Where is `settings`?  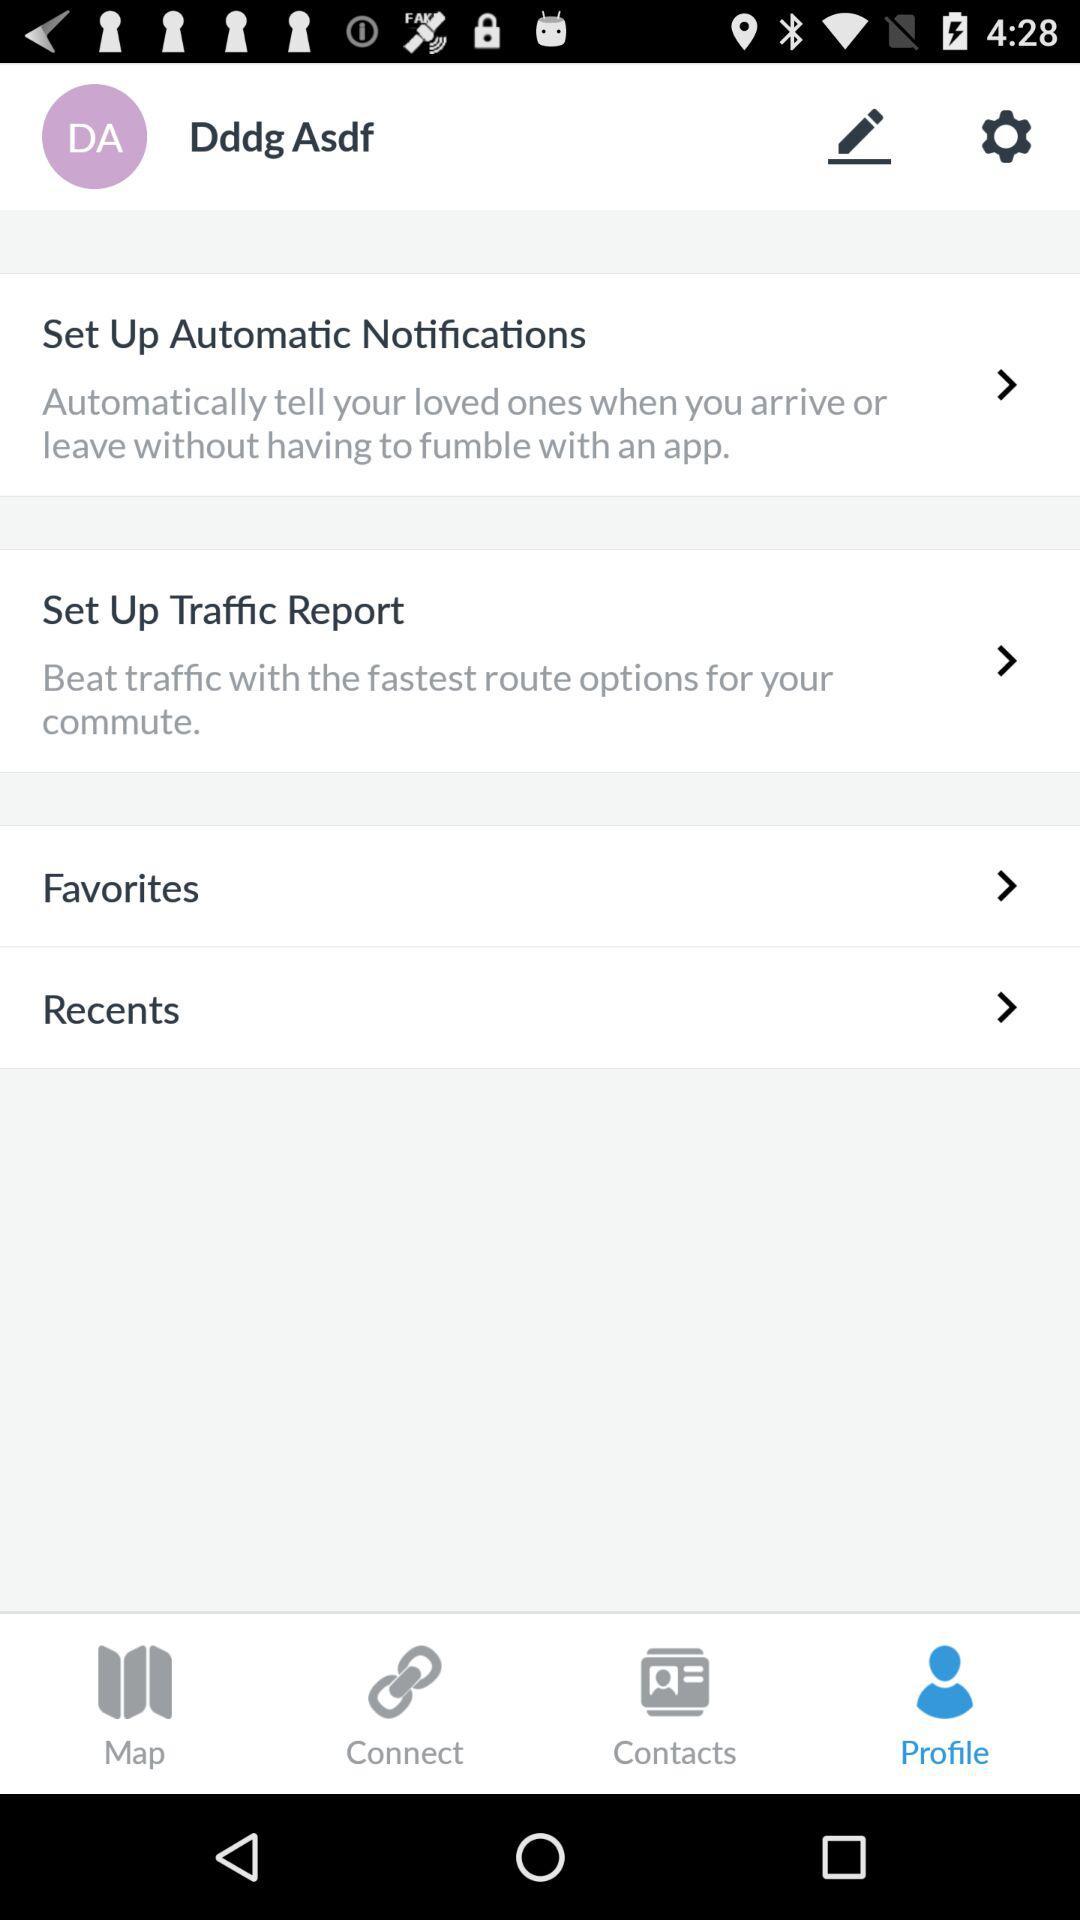
settings is located at coordinates (1006, 135).